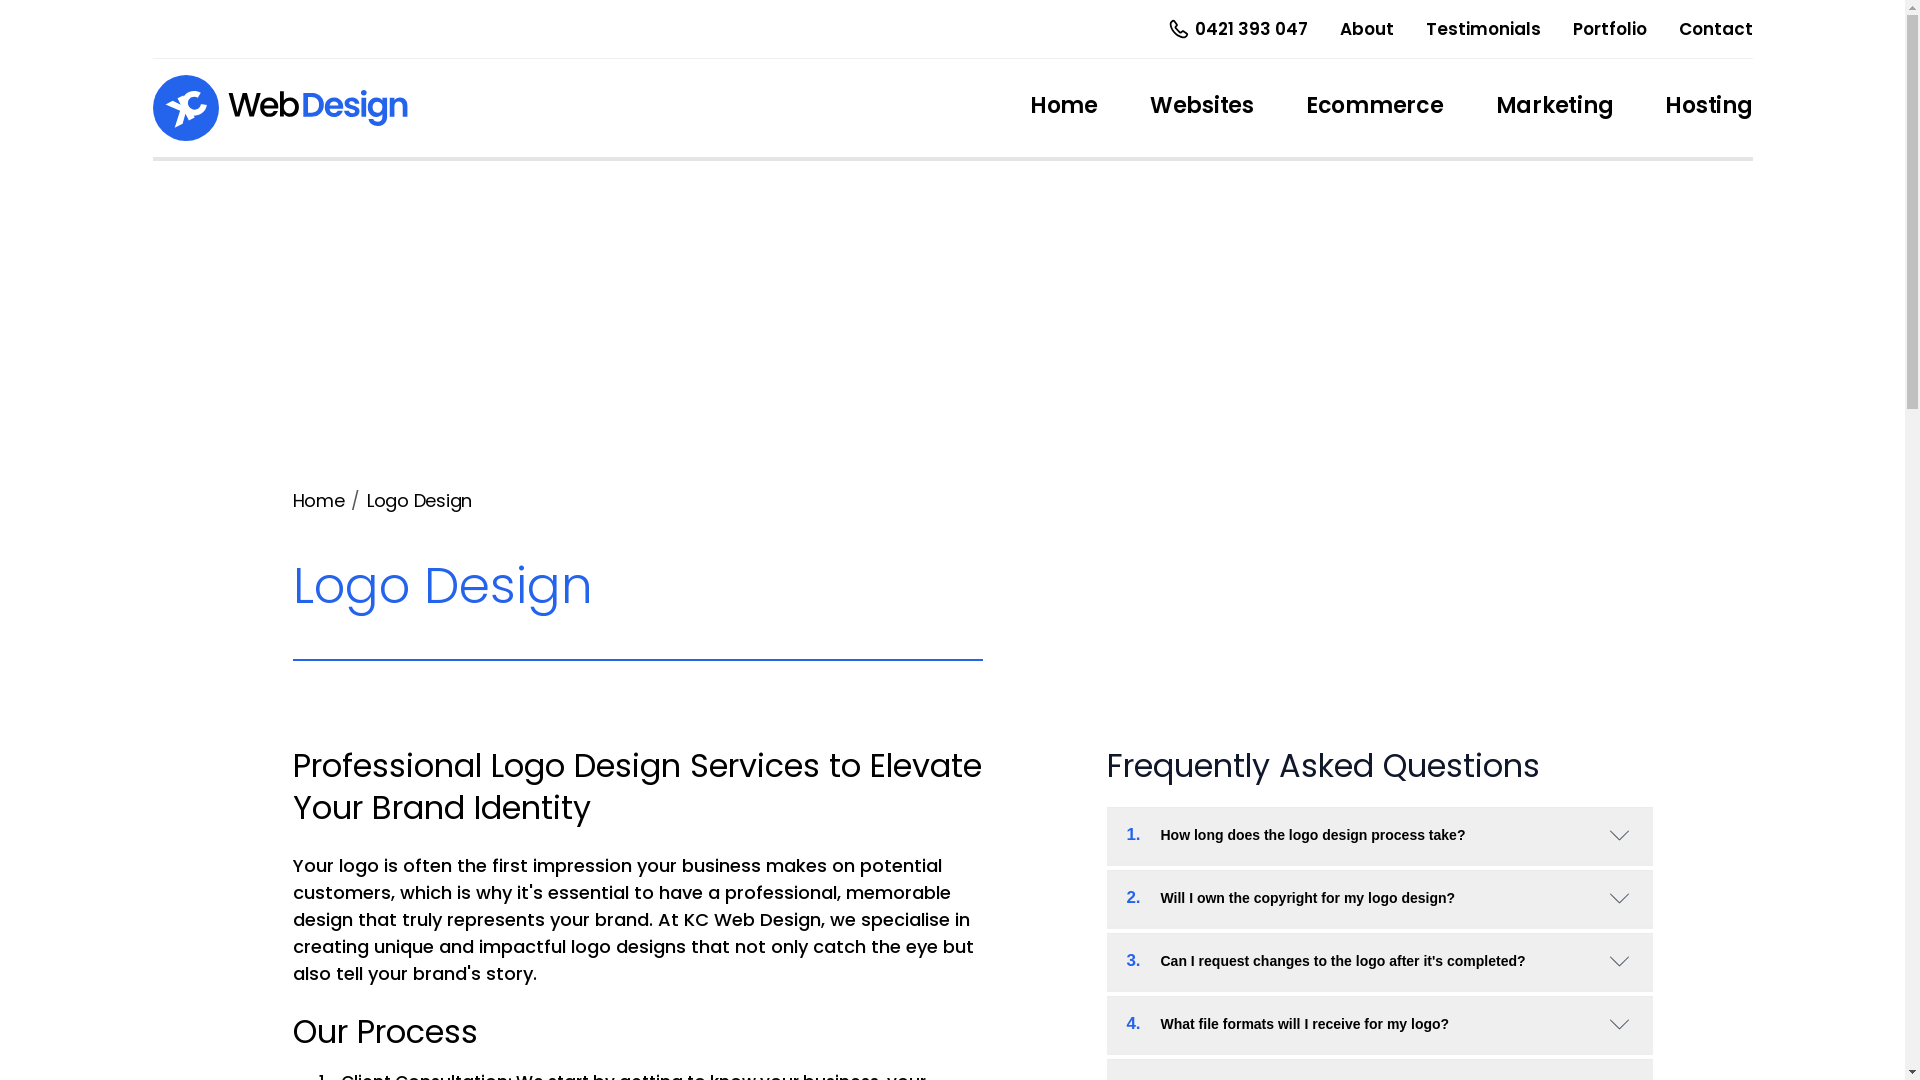 The width and height of the screenshot is (1920, 1080). Describe the element at coordinates (1234, 29) in the screenshot. I see `'0421 393 047'` at that location.